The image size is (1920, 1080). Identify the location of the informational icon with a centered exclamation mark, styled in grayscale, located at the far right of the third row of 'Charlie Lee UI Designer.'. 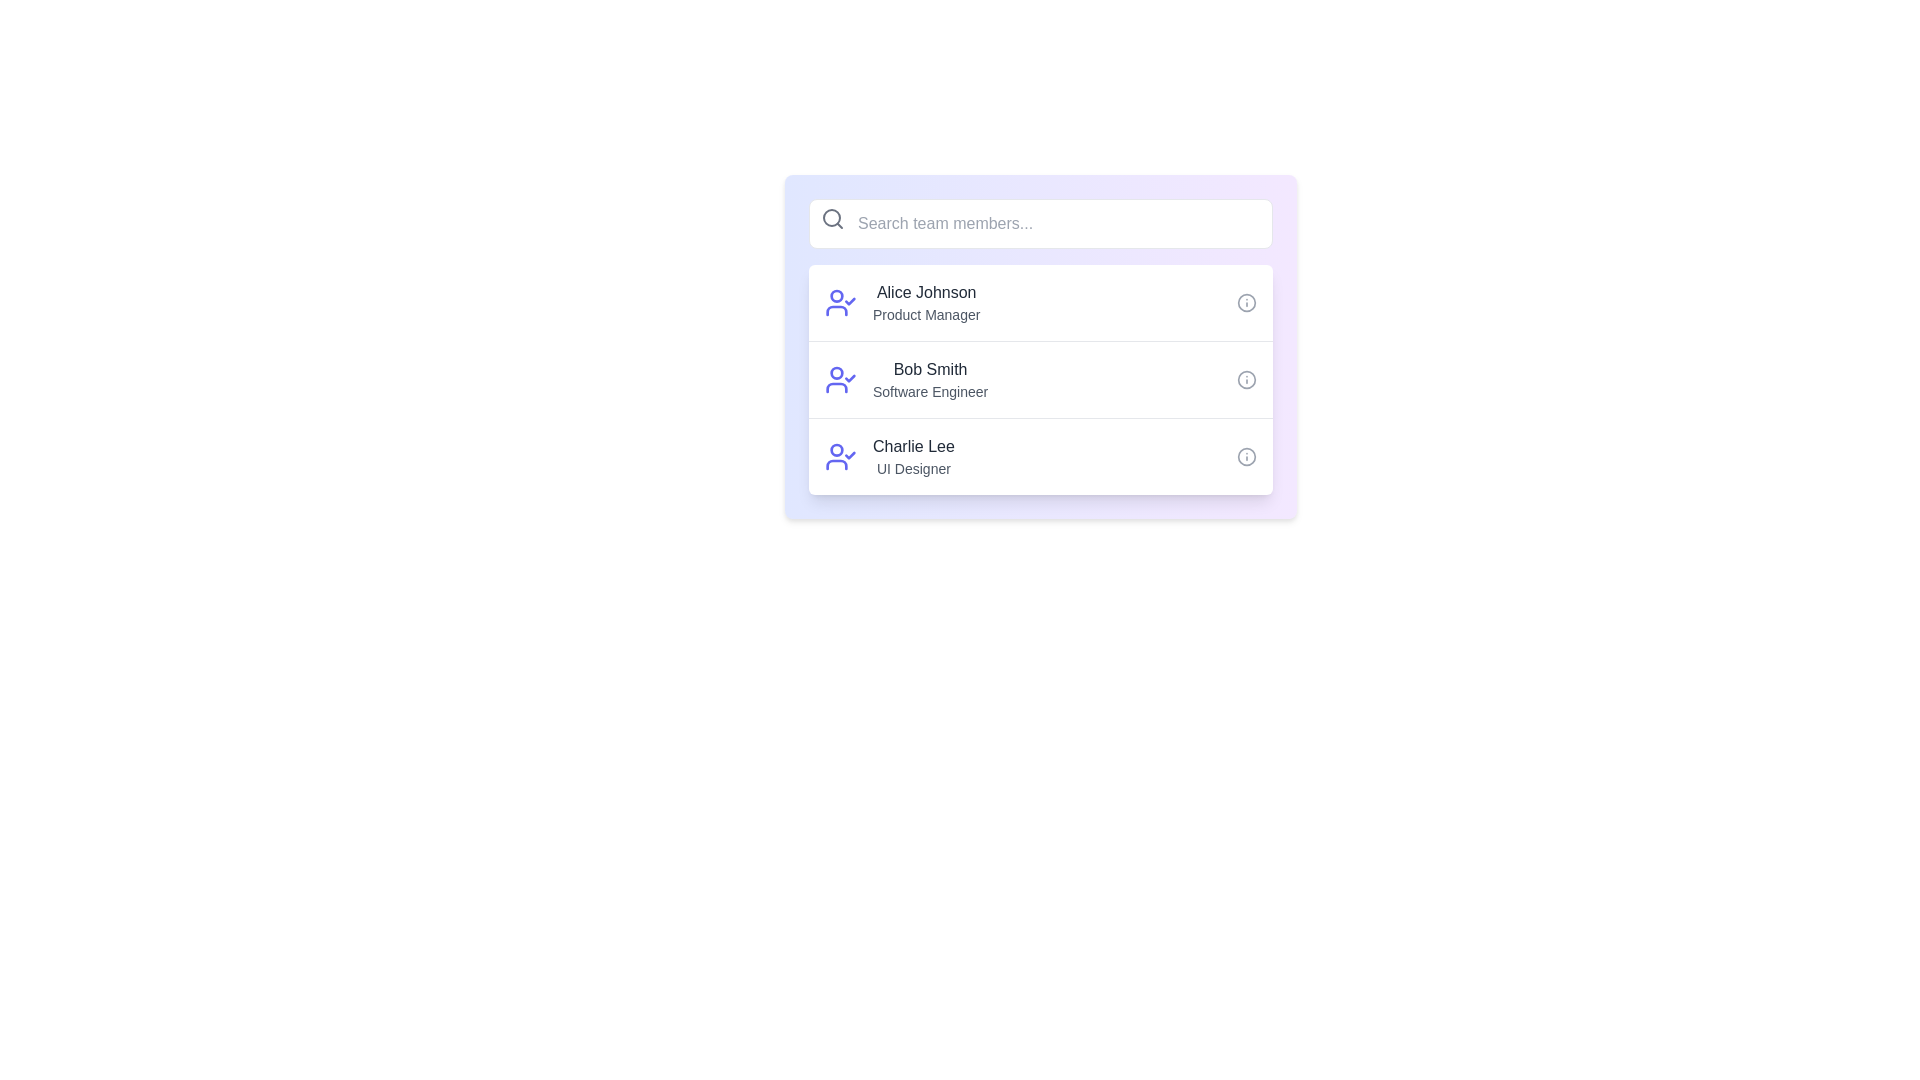
(1246, 456).